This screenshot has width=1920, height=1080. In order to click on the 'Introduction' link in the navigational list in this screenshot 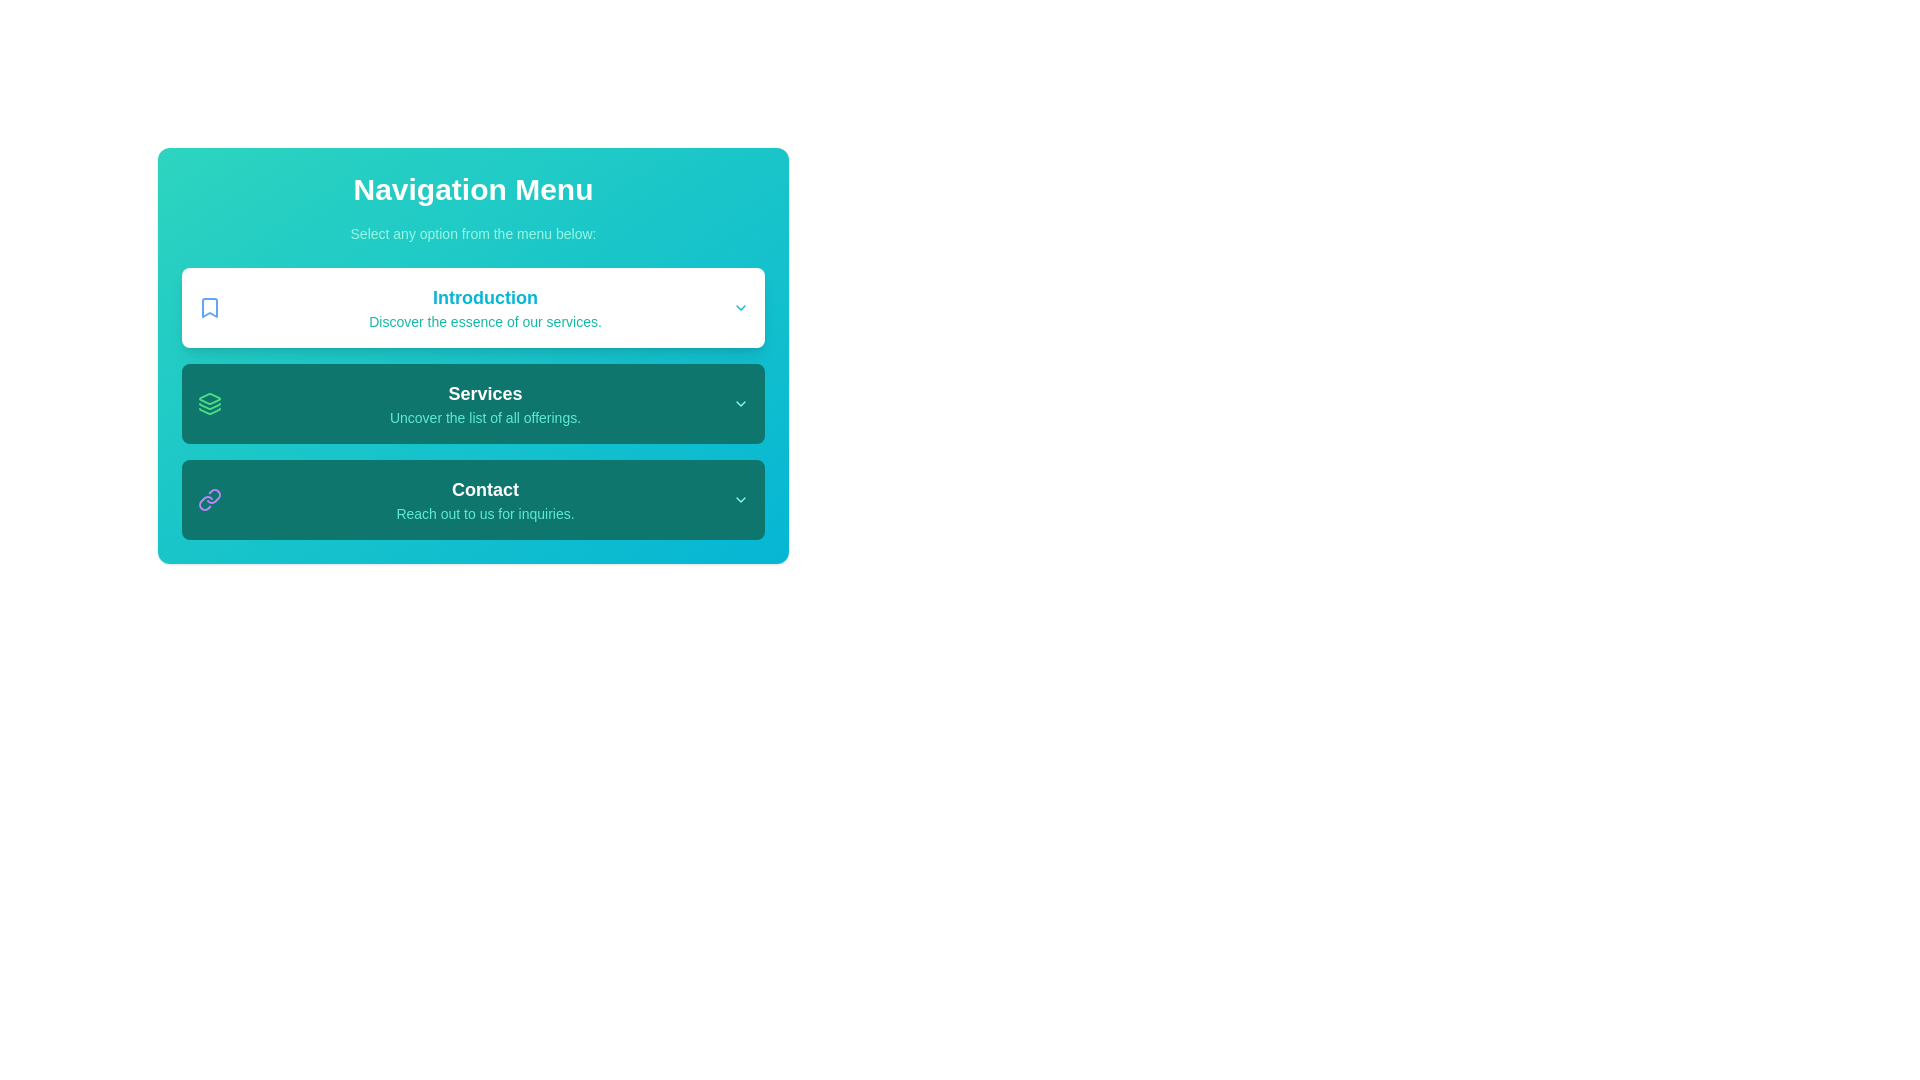, I will do `click(472, 308)`.